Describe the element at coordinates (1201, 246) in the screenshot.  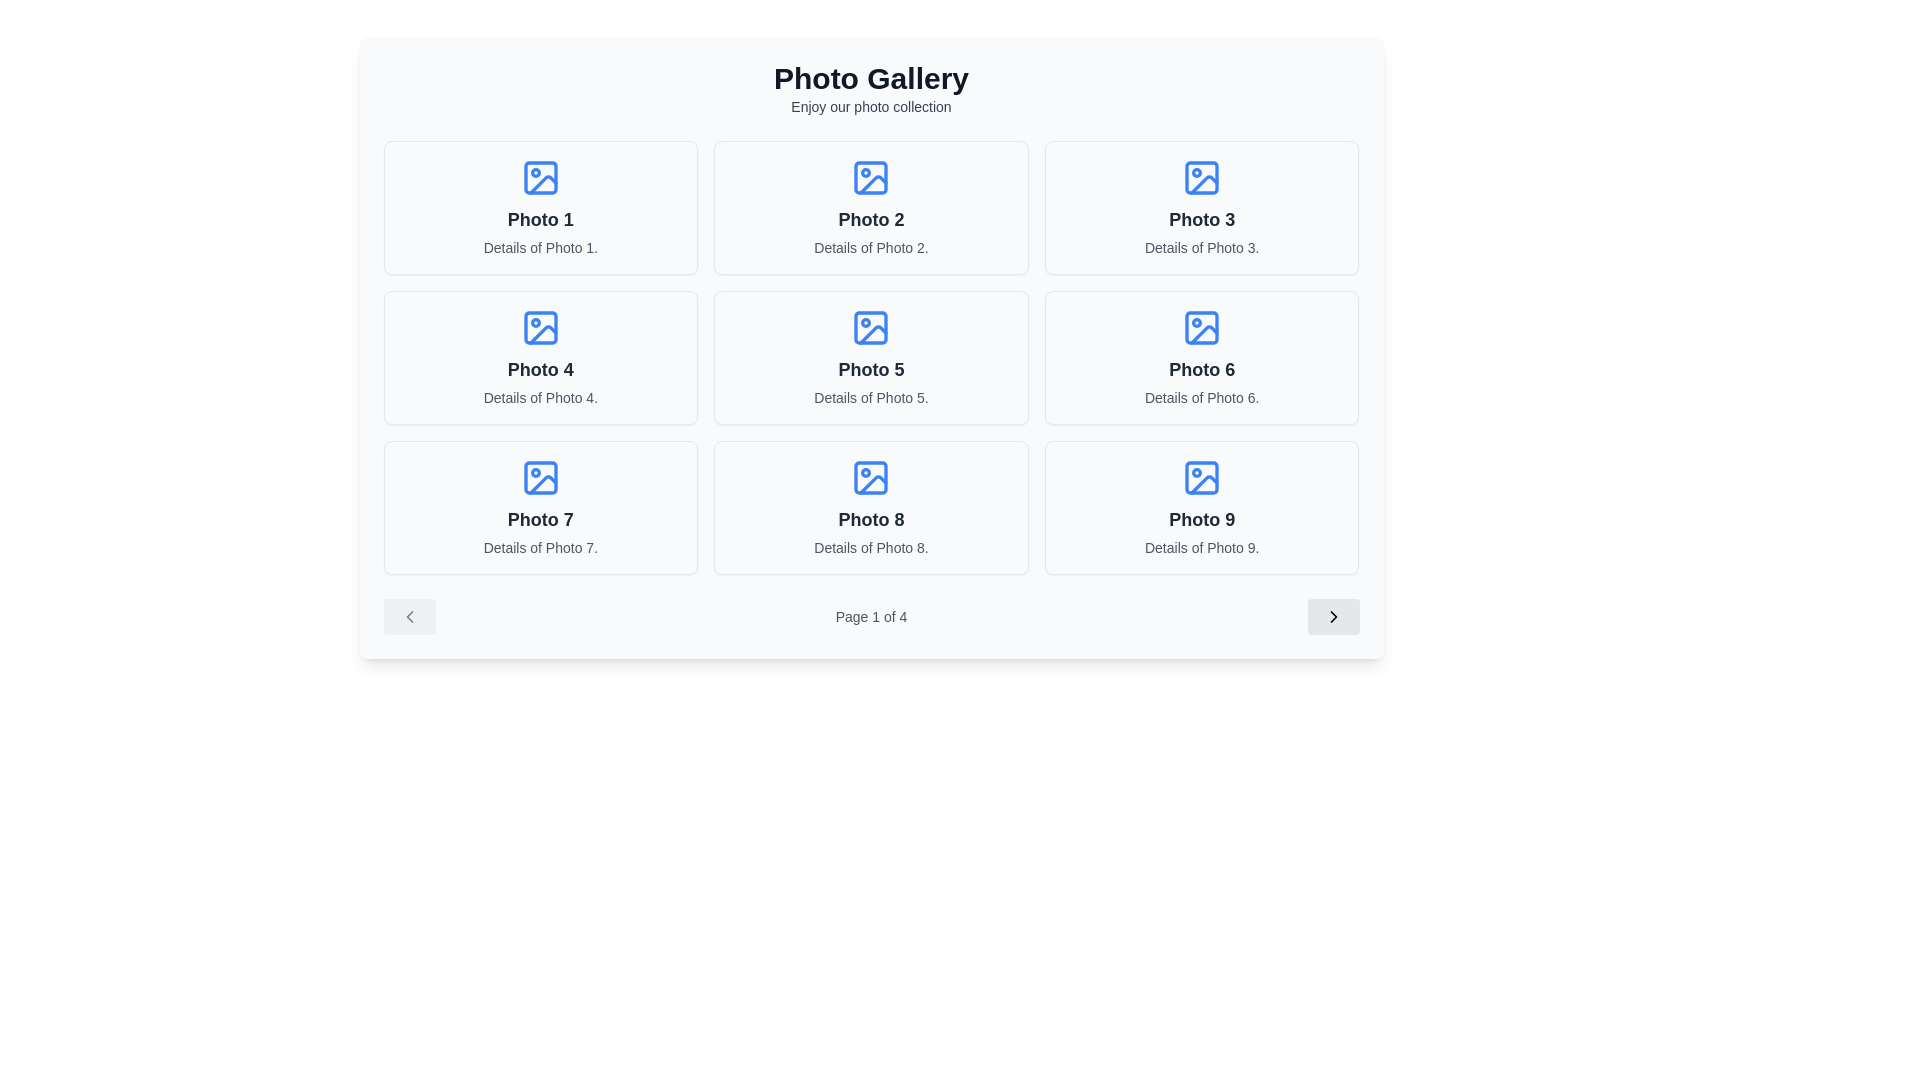
I see `the descriptive Text label for 'Photo 3', which is located in the top row, third column of the grid-like structure beneath the main label 'Photo 3'` at that location.